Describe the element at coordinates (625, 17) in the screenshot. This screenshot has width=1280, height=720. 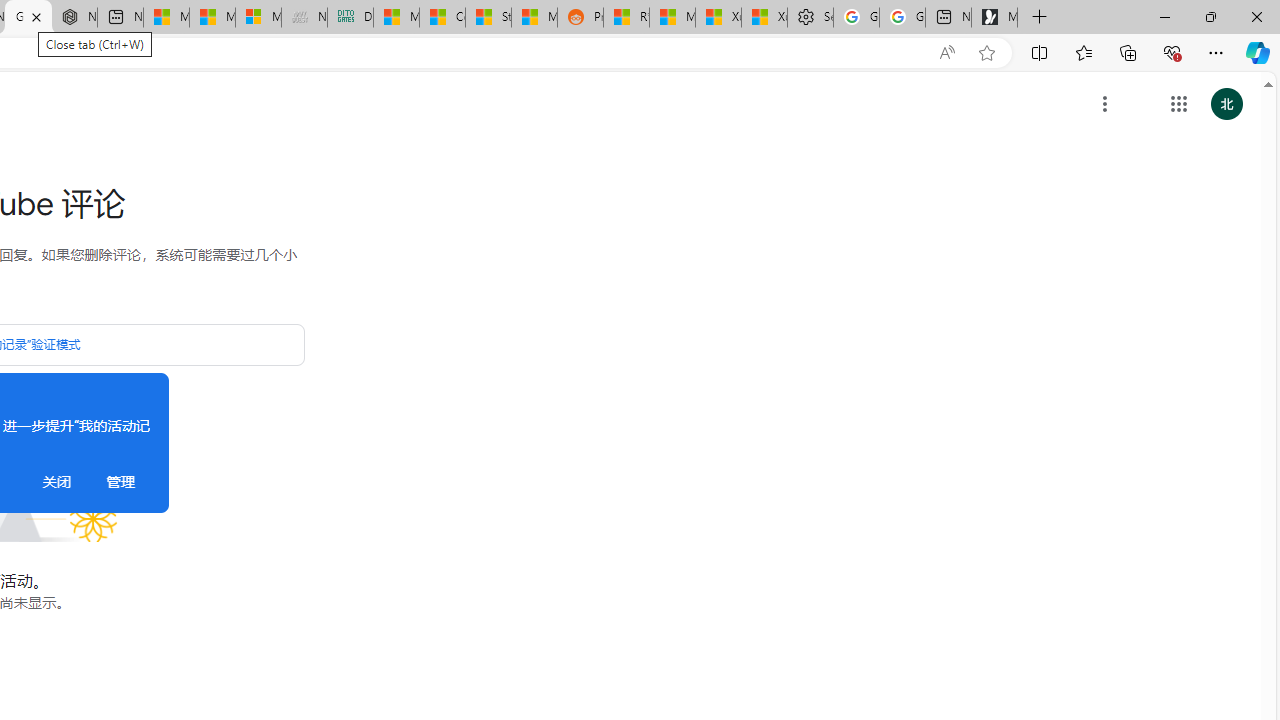
I see `'R******* | Trusted Community Engagement and Contributions'` at that location.